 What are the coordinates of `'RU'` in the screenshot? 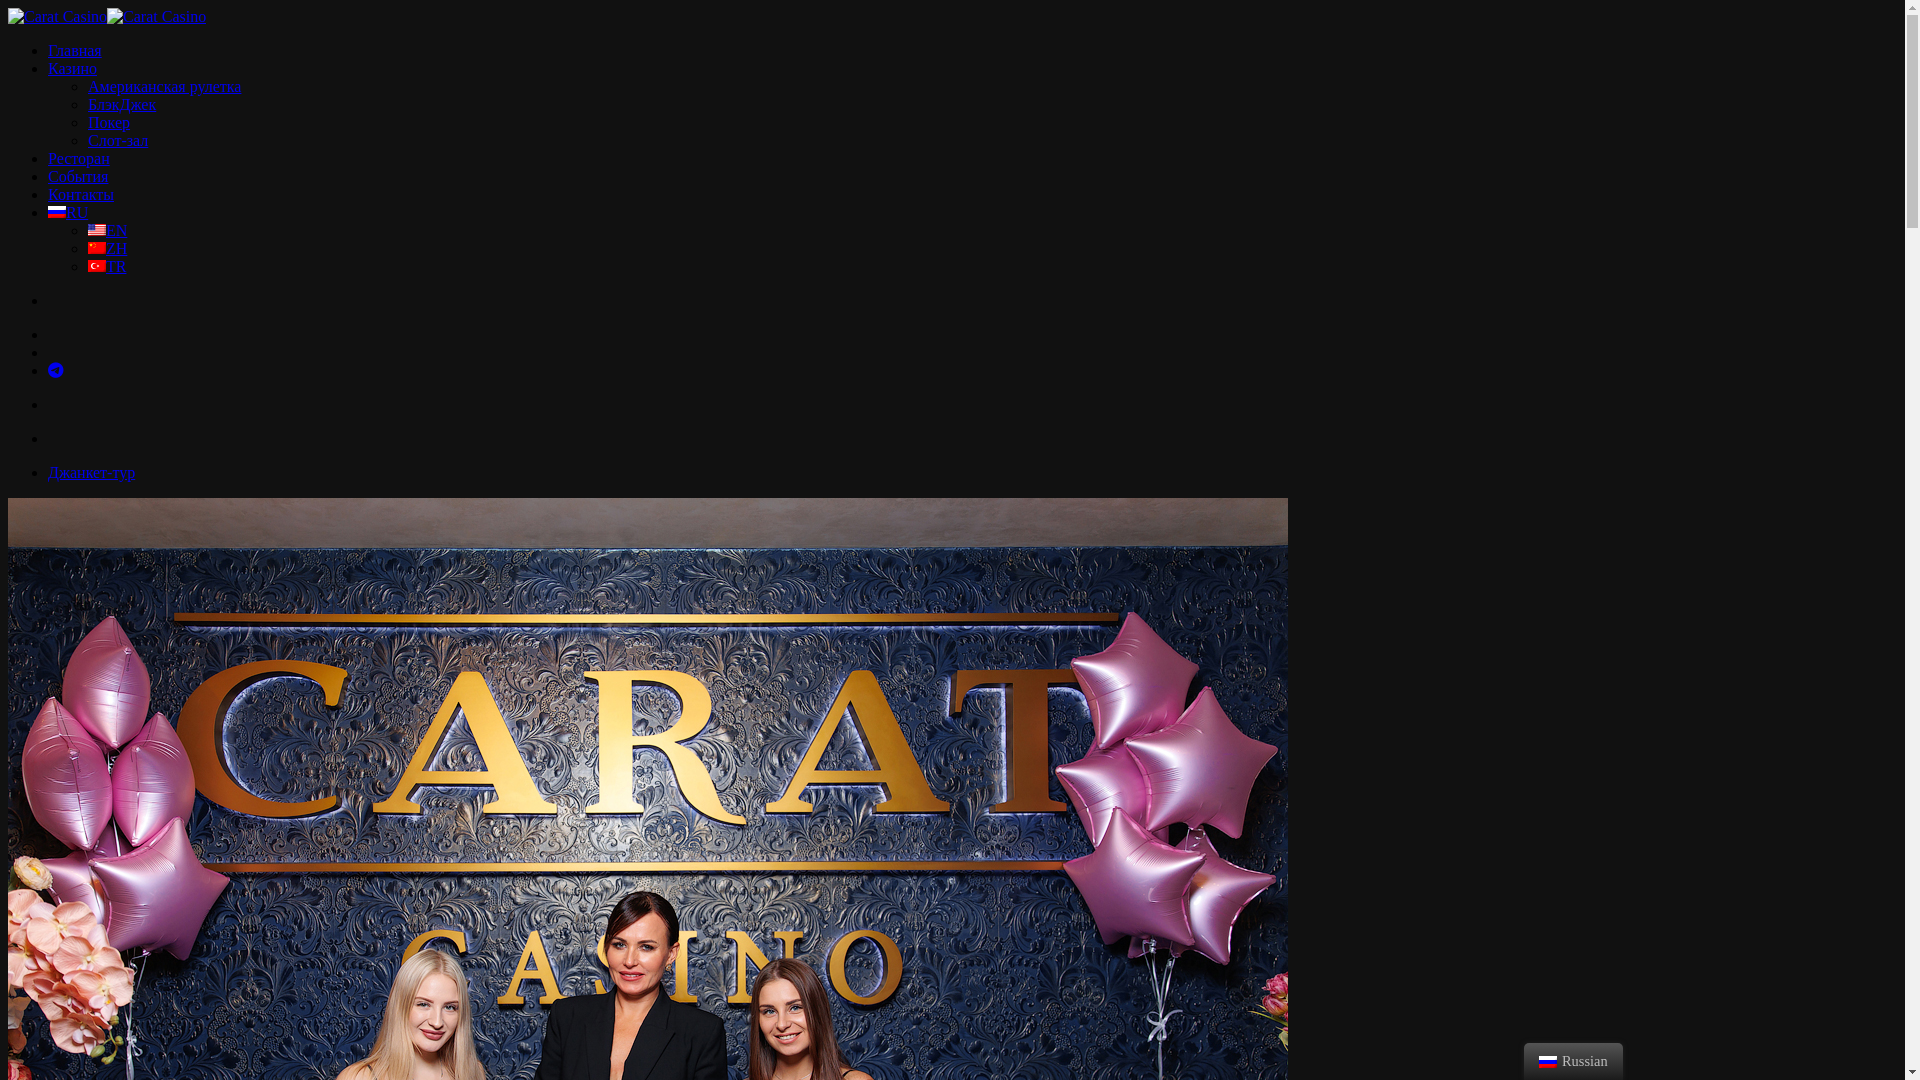 It's located at (67, 212).